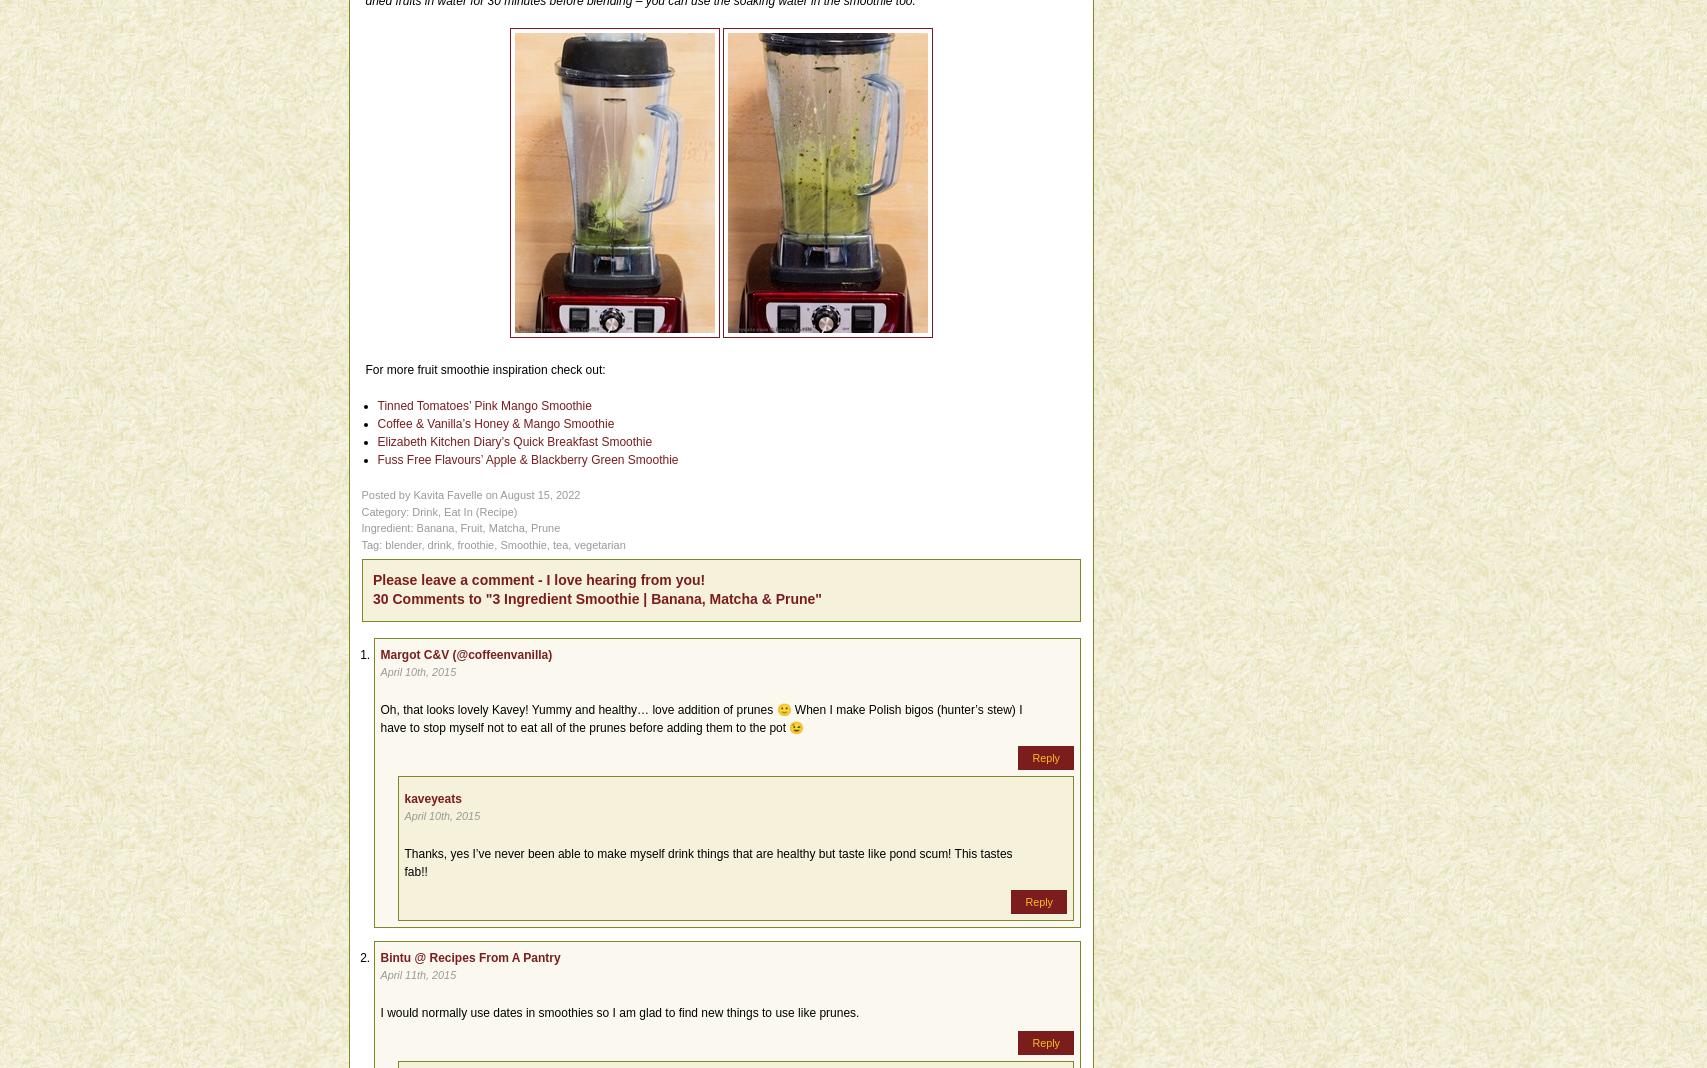 This screenshot has height=1068, width=1707. I want to click on 'on', so click(490, 495).